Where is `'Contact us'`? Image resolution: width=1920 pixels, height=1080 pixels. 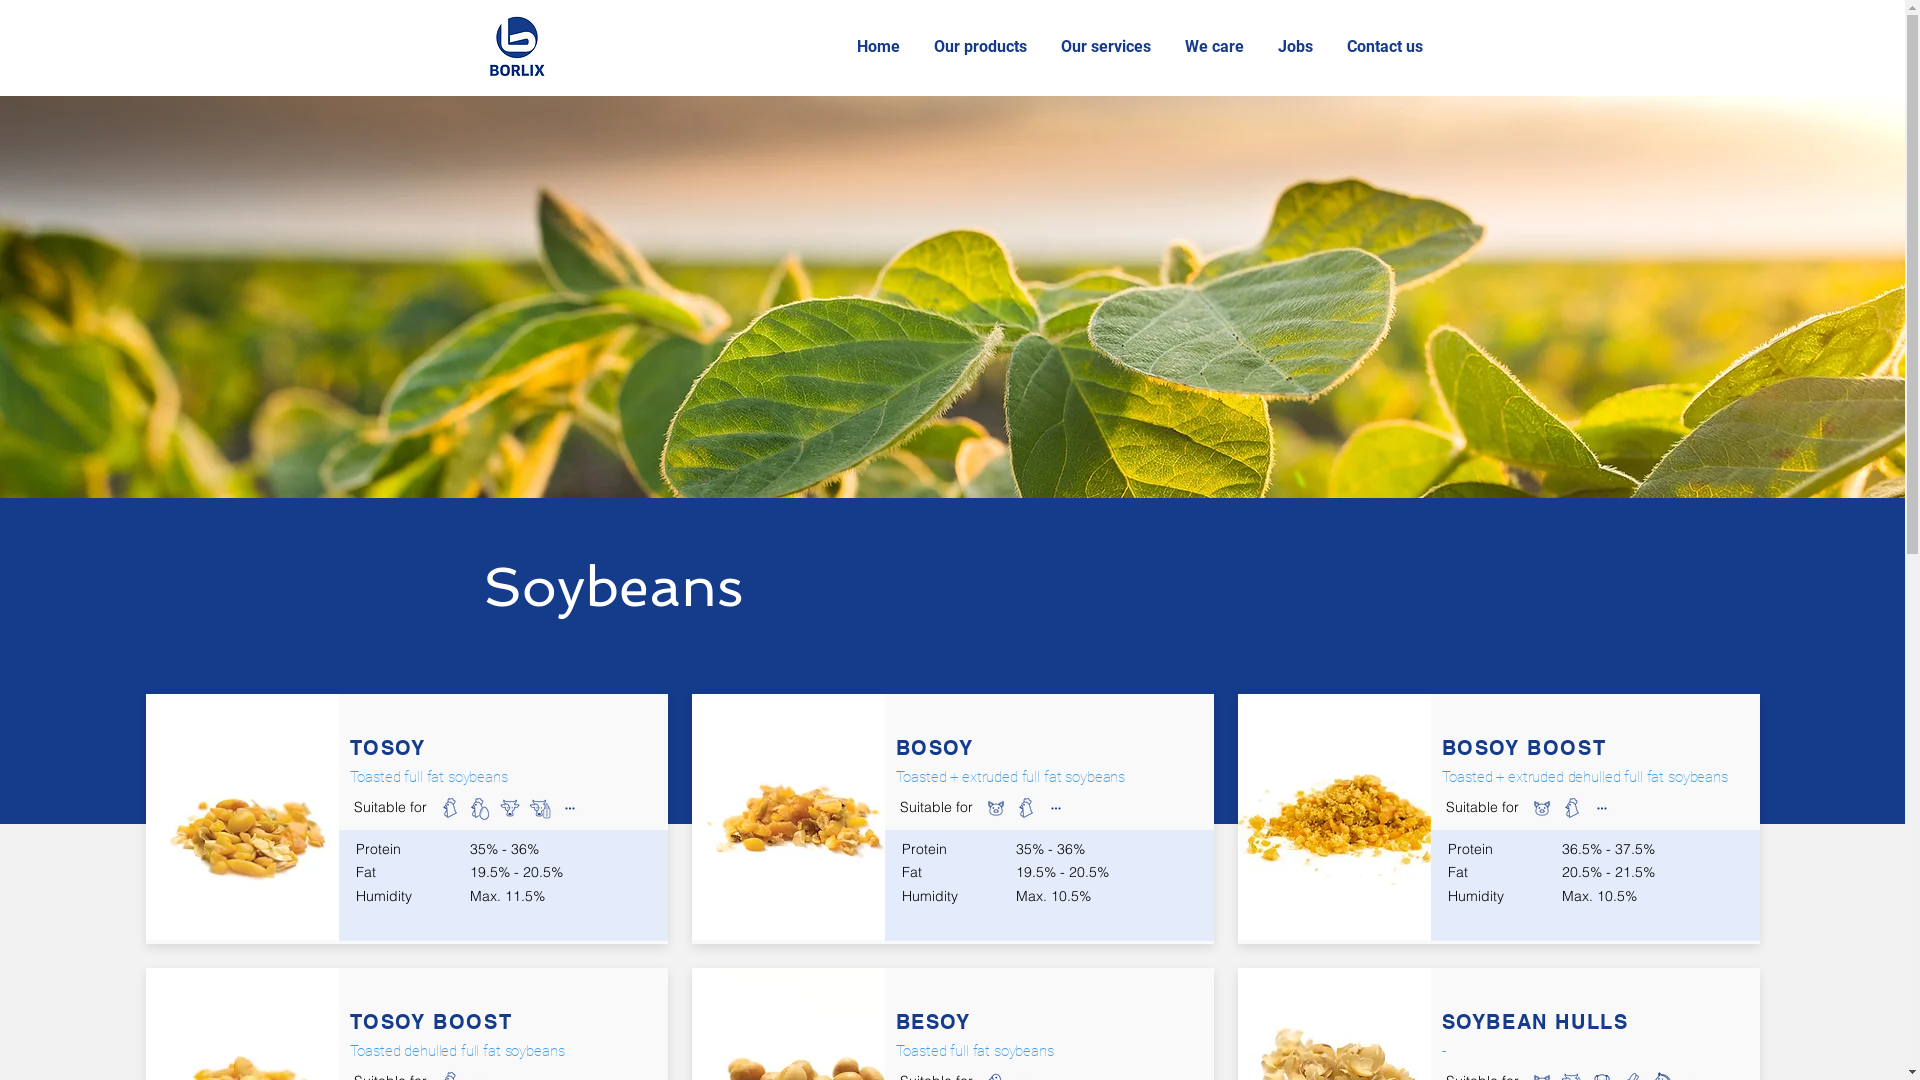
'Contact us' is located at coordinates (1386, 45).